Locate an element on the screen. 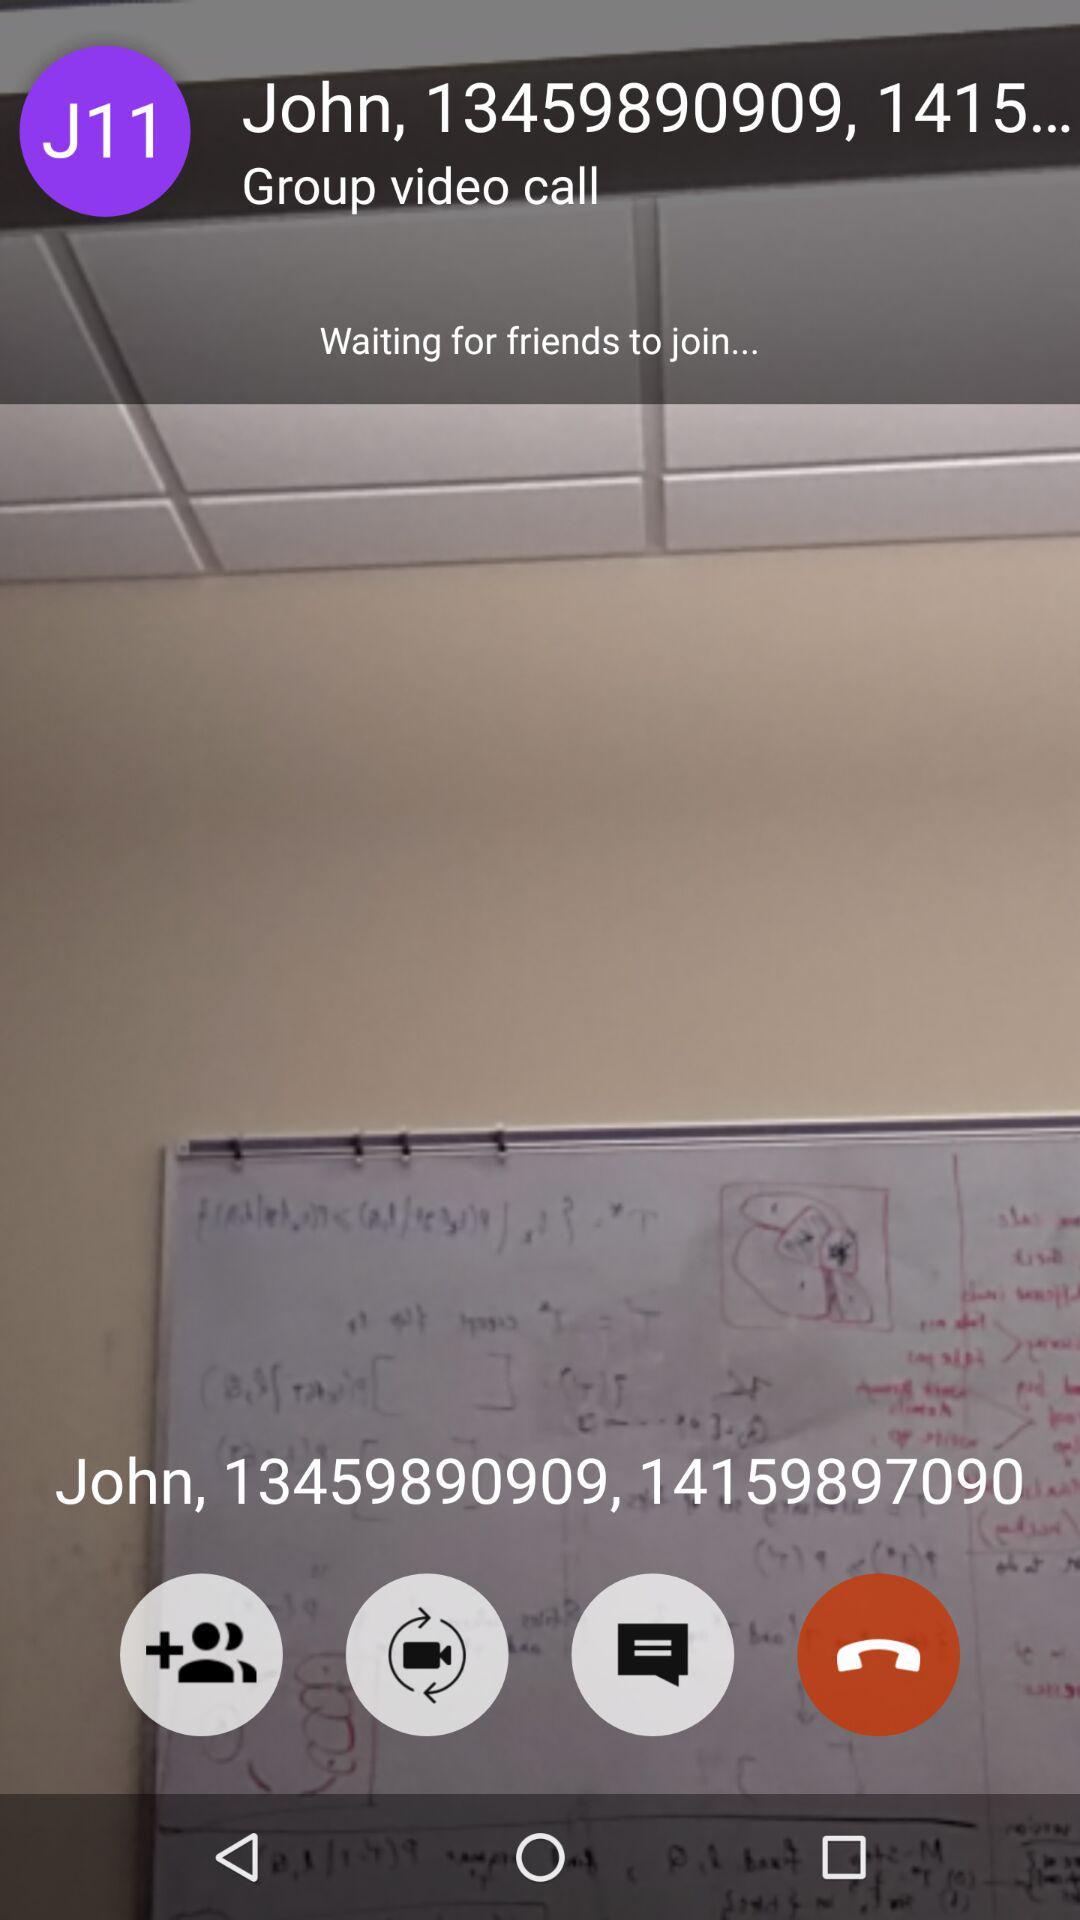 The width and height of the screenshot is (1080, 1920). contact is located at coordinates (201, 1654).